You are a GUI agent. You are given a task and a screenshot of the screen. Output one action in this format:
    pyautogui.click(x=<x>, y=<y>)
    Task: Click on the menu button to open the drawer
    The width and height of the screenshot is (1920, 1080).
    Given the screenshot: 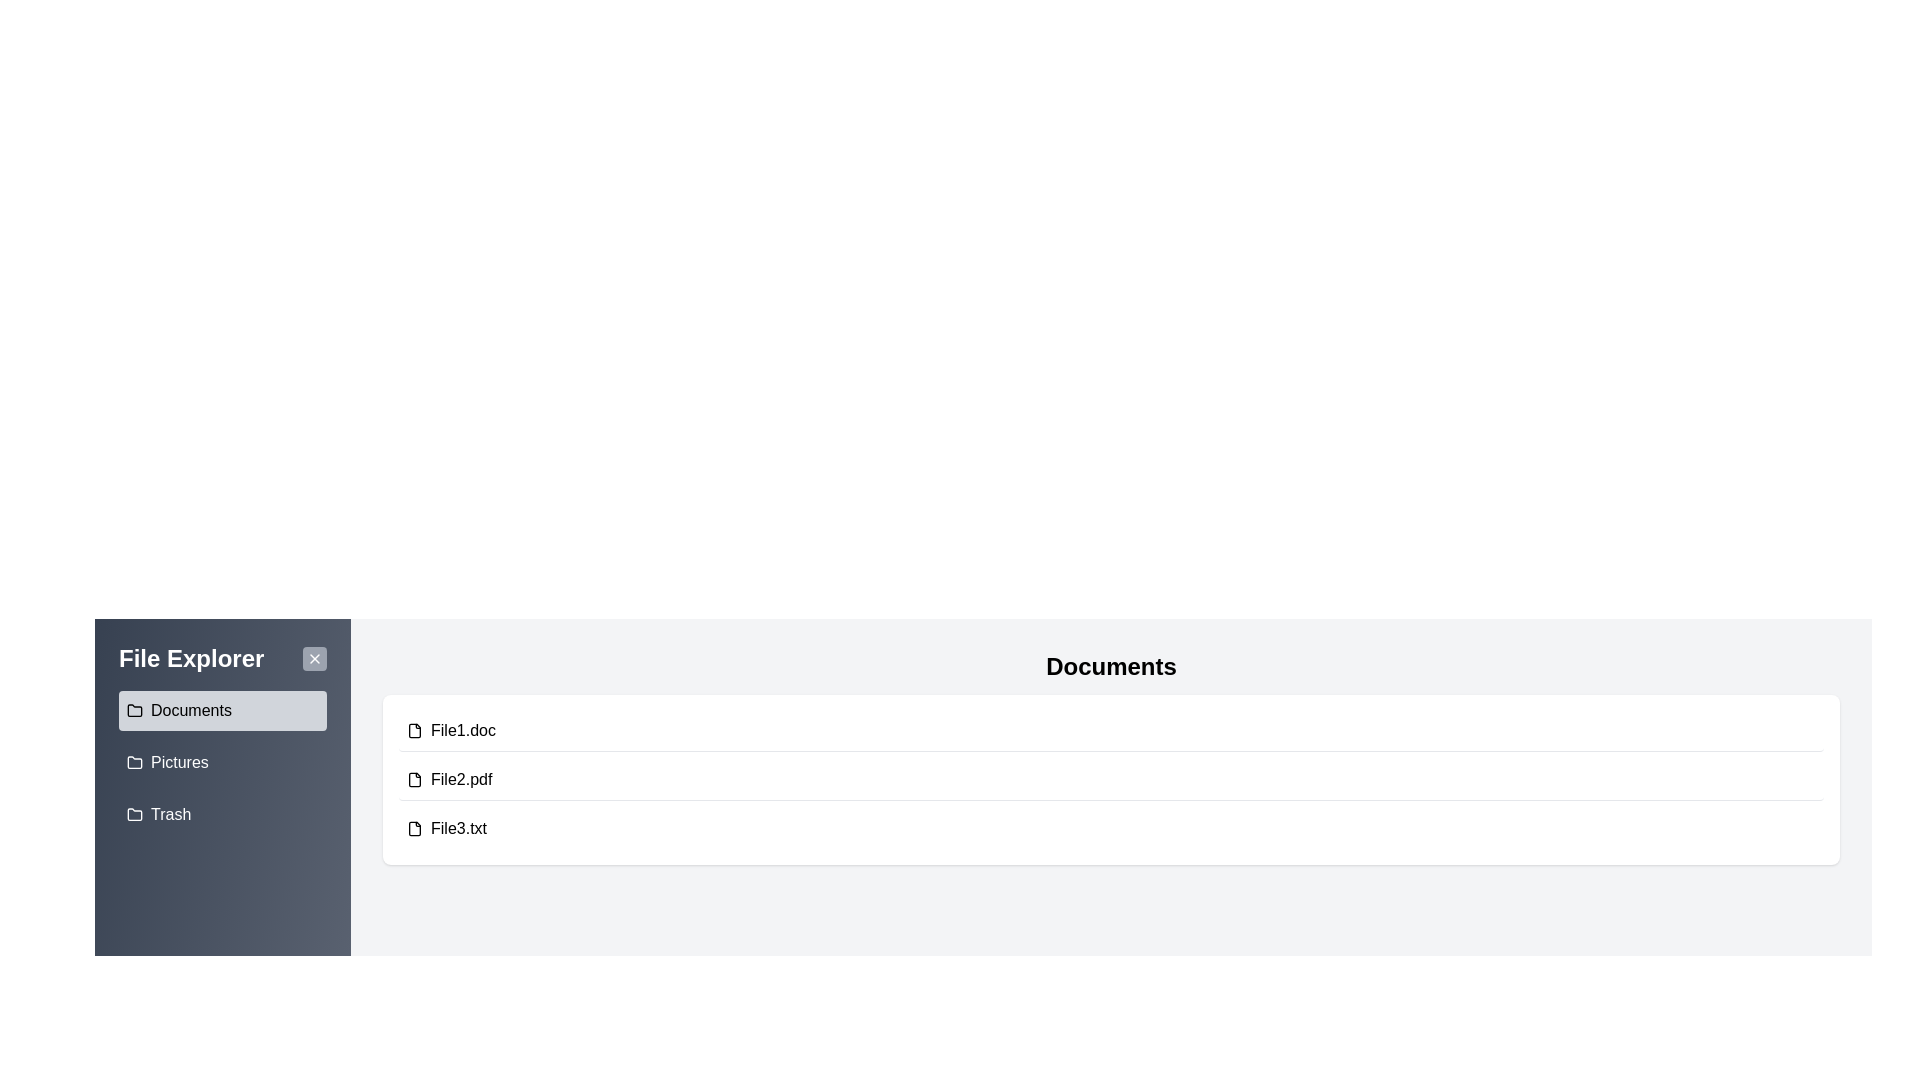 What is the action you would take?
    pyautogui.click(x=94, y=617)
    